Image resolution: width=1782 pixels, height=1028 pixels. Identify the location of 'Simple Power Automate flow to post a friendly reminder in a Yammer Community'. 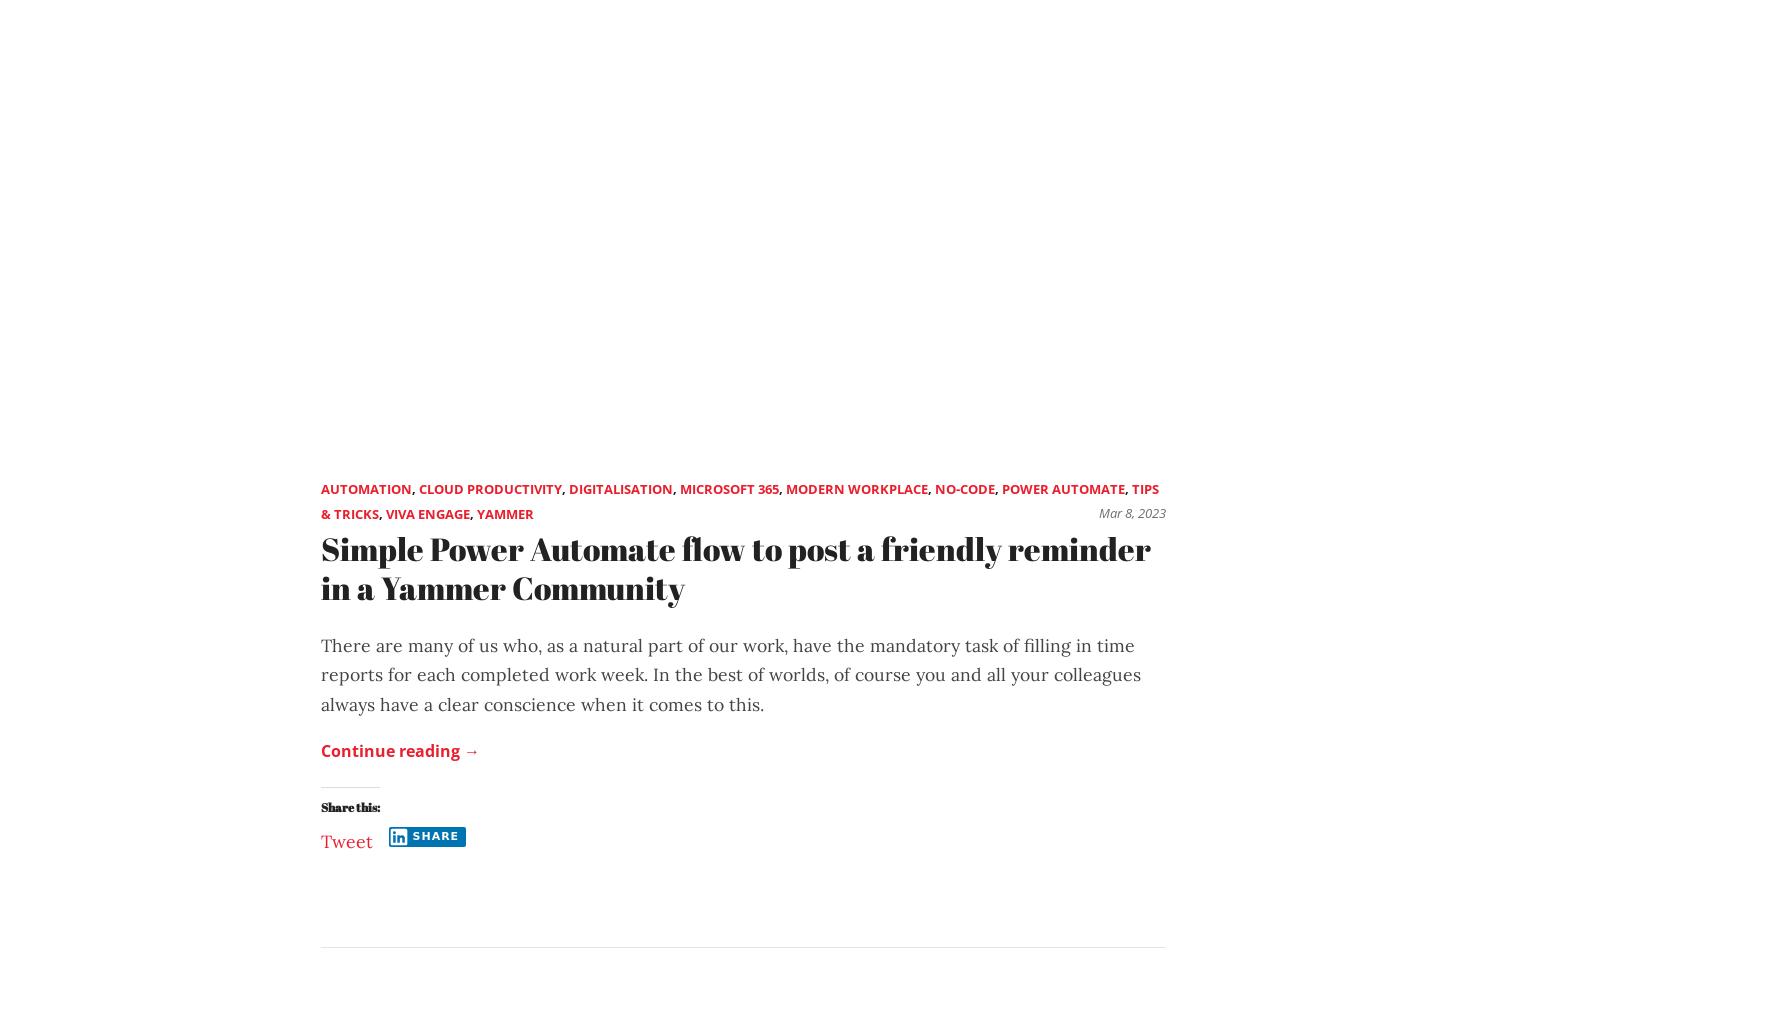
(735, 567).